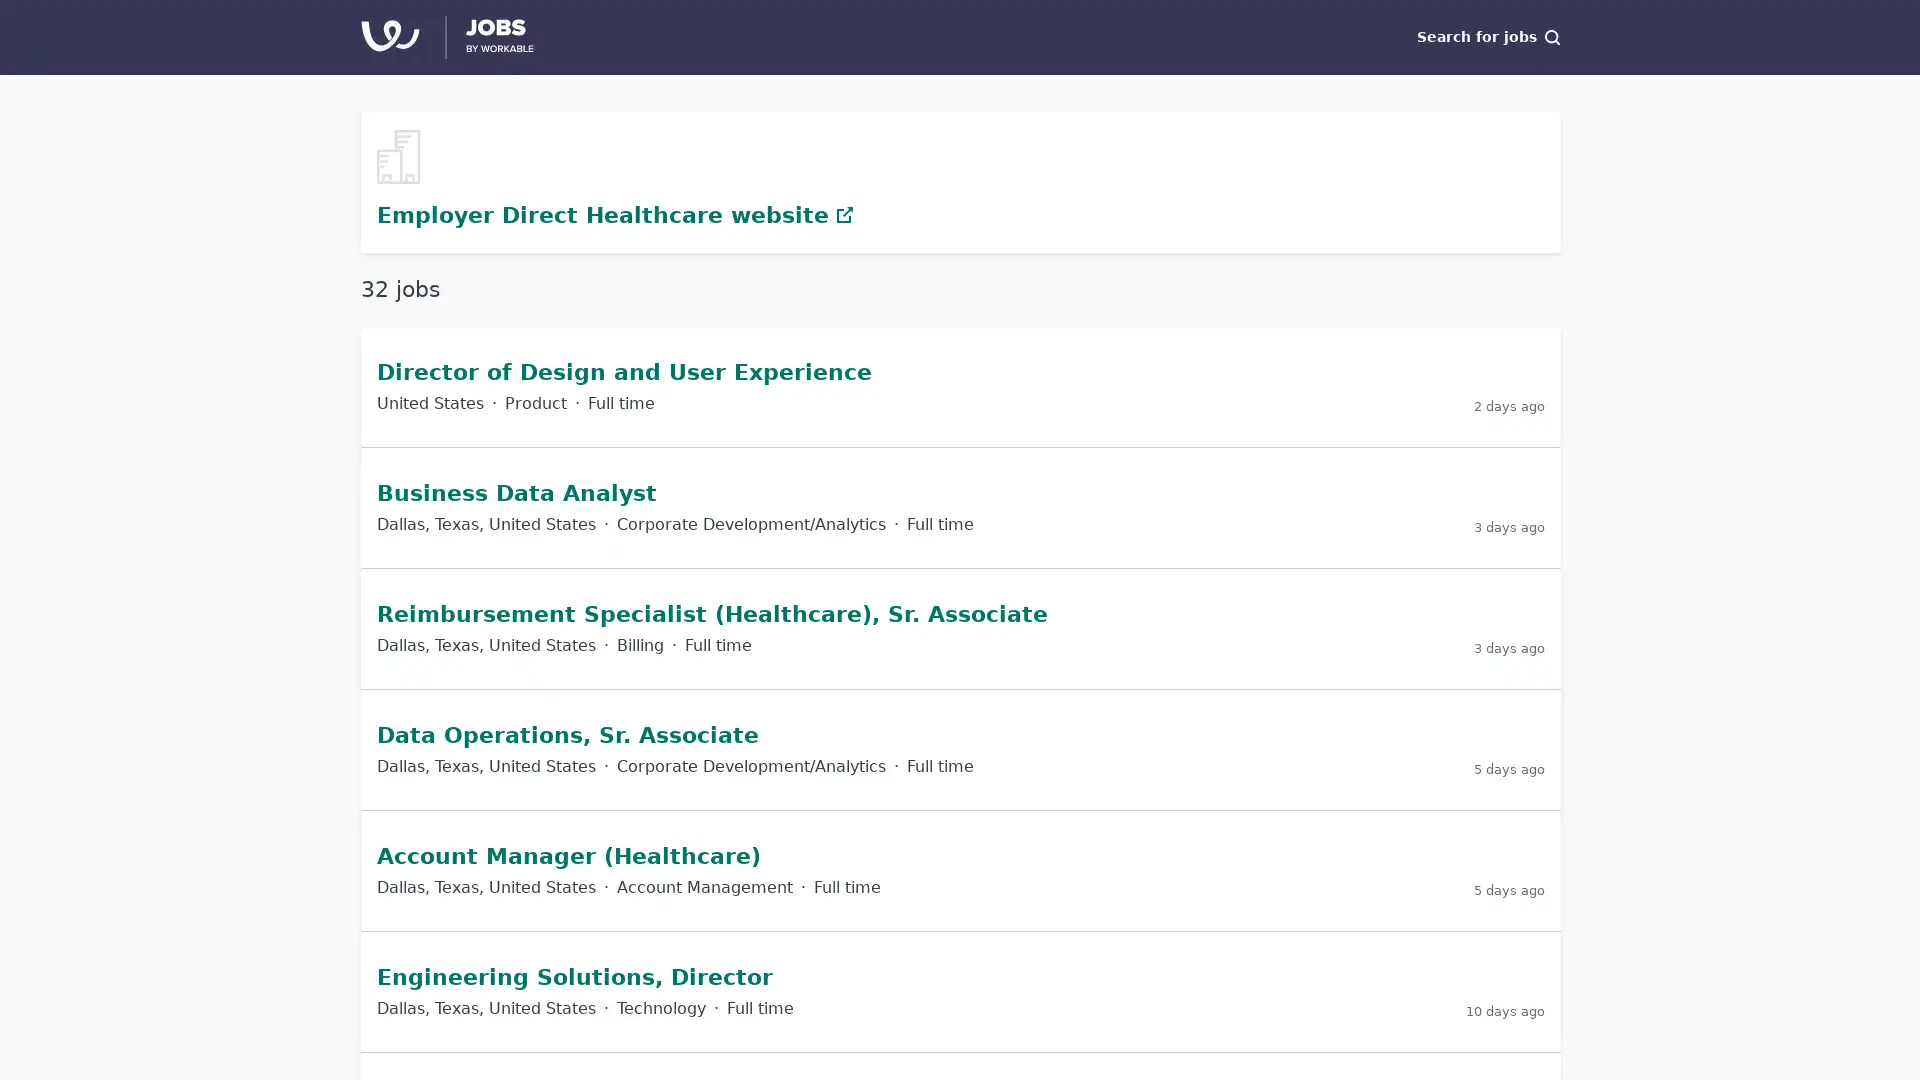 The height and width of the screenshot is (1080, 1920). Describe the element at coordinates (960, 505) in the screenshot. I see `Business Data Analyst at Employer Direct Healthcare` at that location.